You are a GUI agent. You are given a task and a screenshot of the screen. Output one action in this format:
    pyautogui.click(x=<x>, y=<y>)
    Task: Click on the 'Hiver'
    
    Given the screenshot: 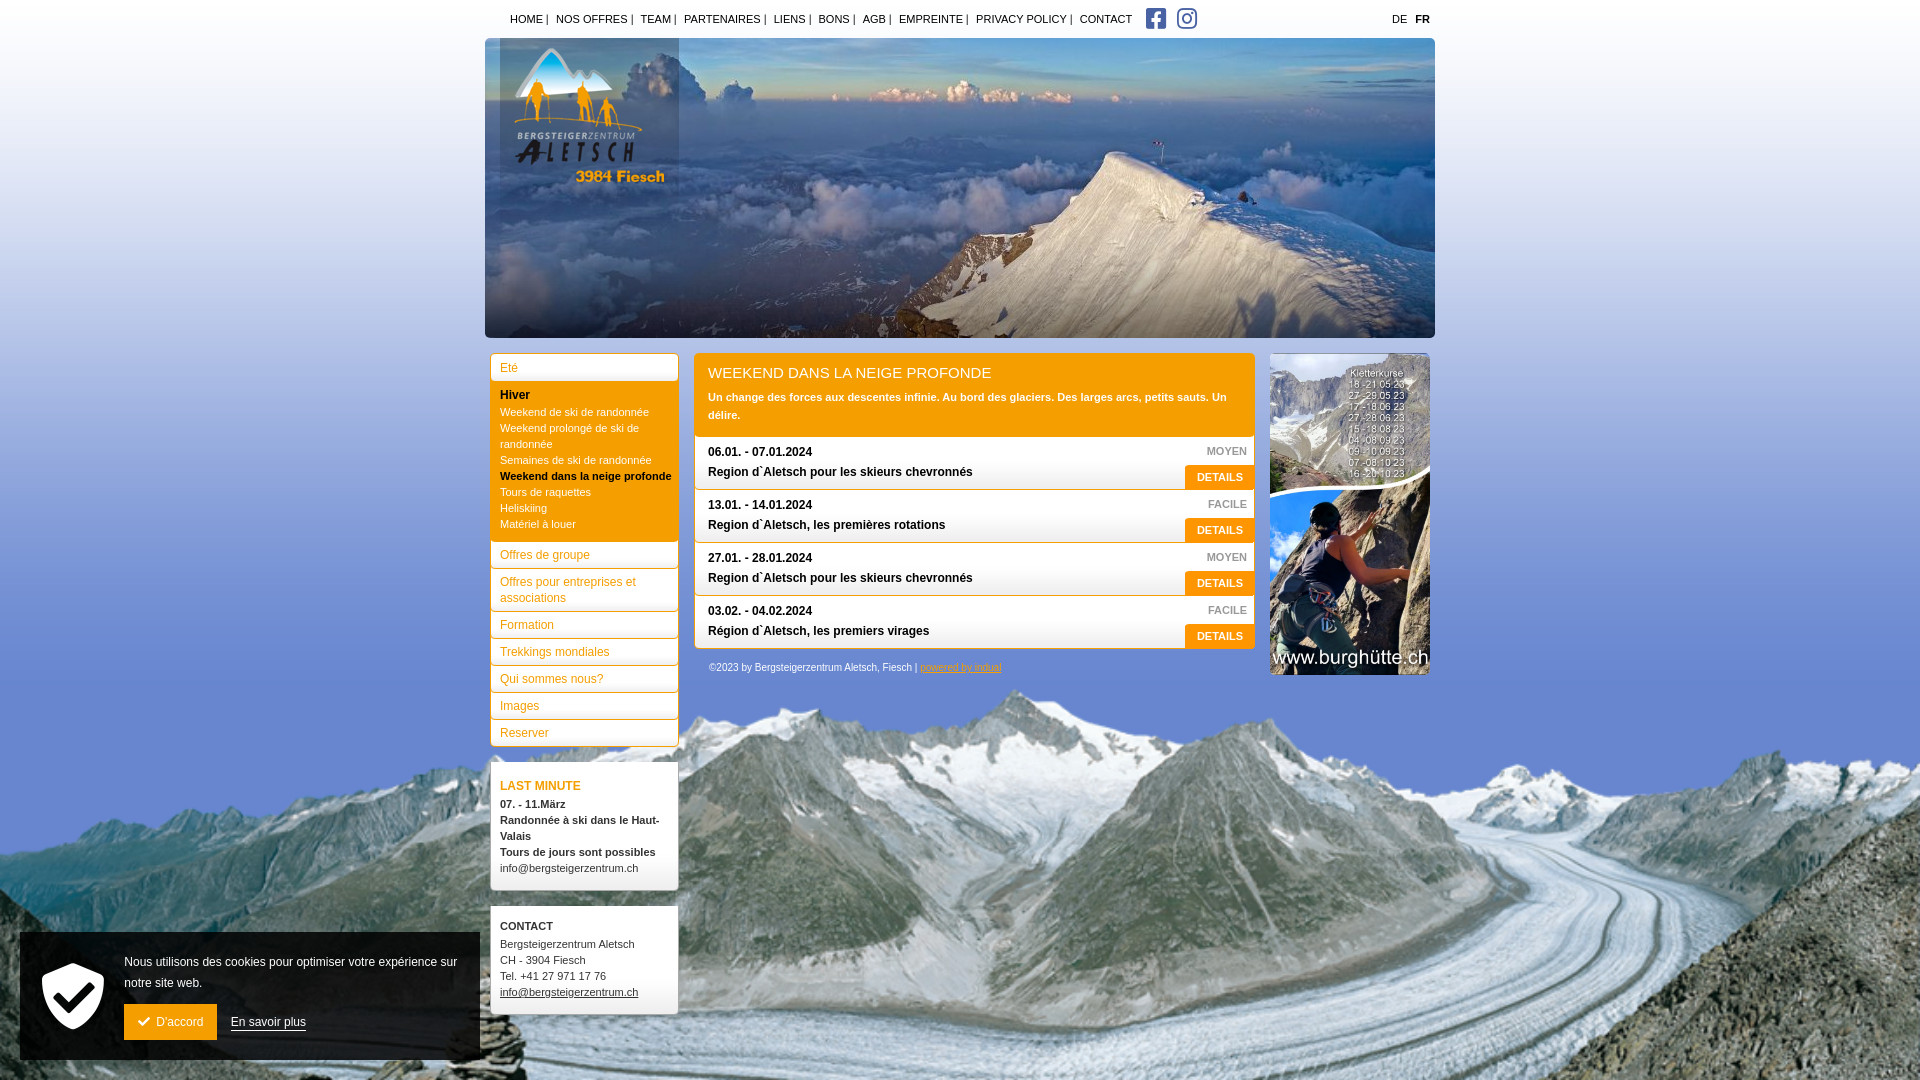 What is the action you would take?
    pyautogui.click(x=583, y=390)
    